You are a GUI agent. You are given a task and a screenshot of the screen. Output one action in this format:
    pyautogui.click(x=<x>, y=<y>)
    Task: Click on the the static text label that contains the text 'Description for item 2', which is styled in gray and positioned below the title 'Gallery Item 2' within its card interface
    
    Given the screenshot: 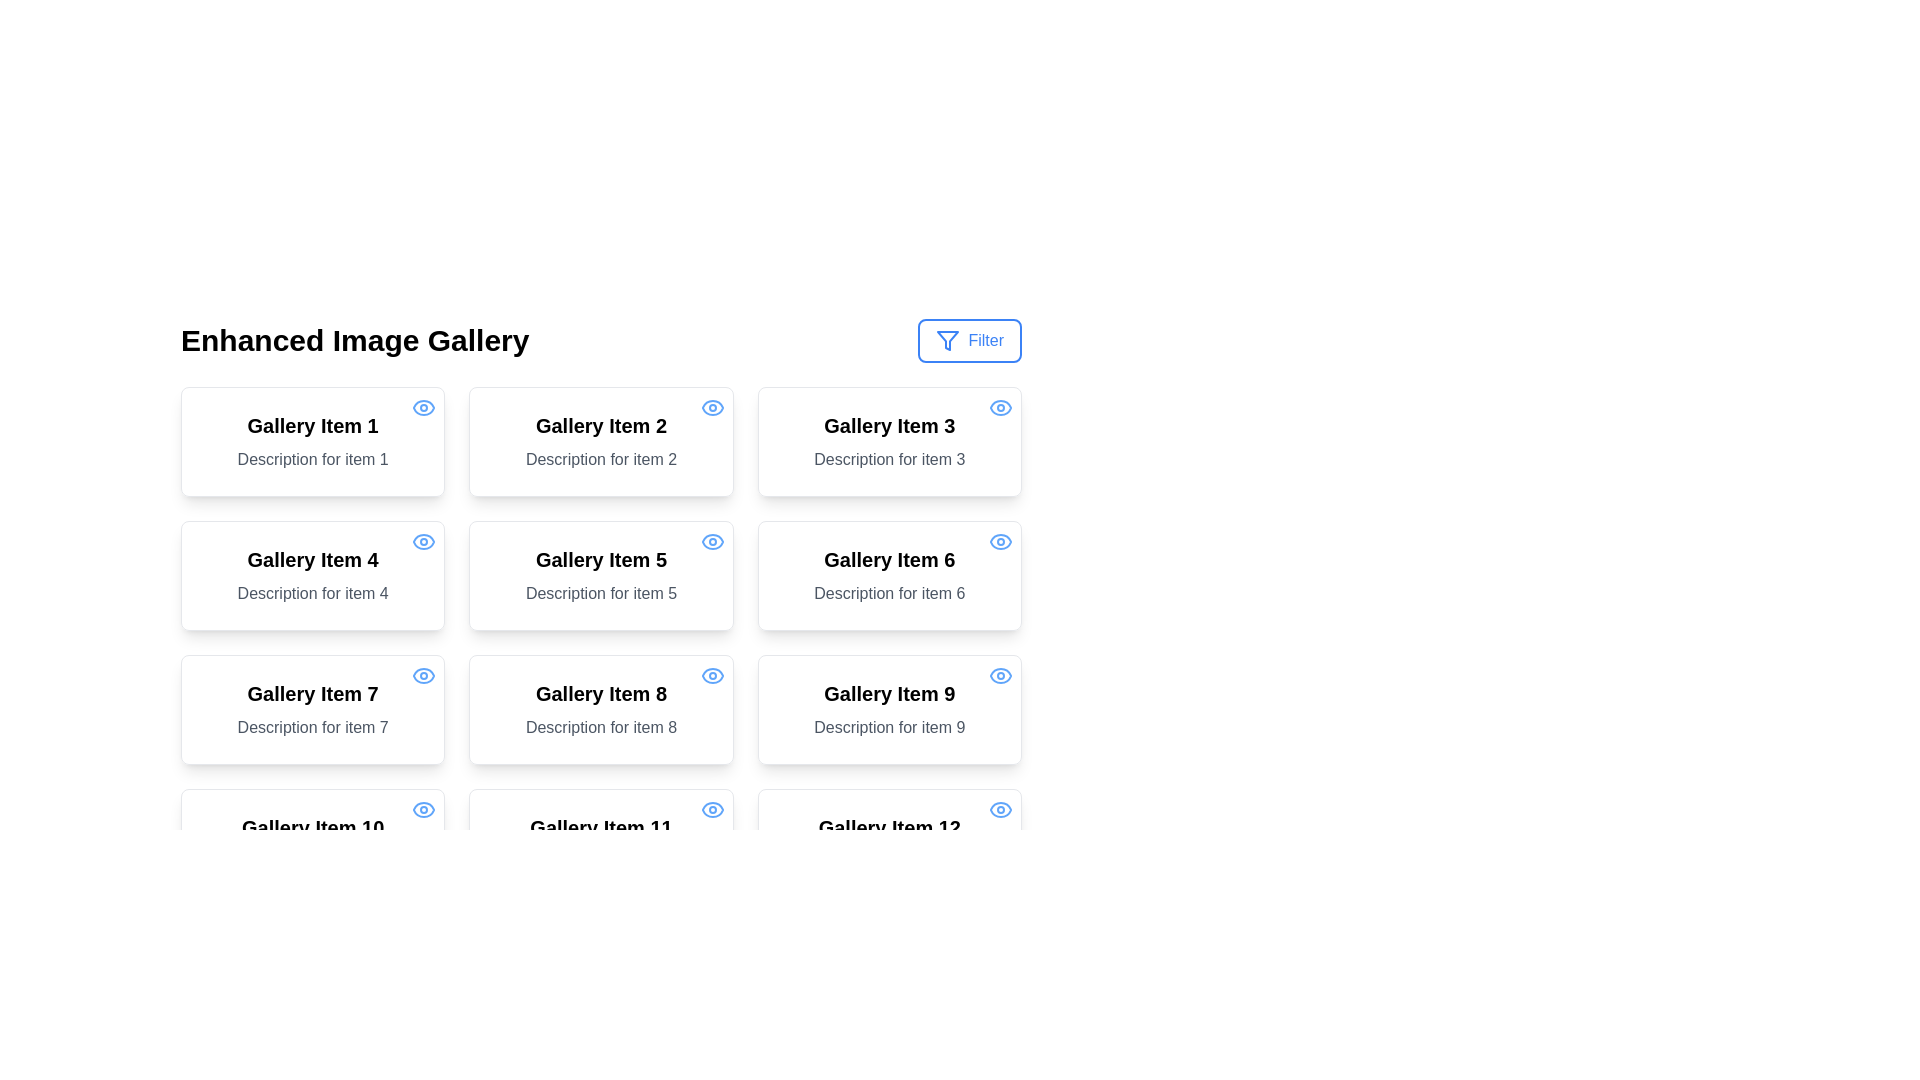 What is the action you would take?
    pyautogui.click(x=600, y=459)
    